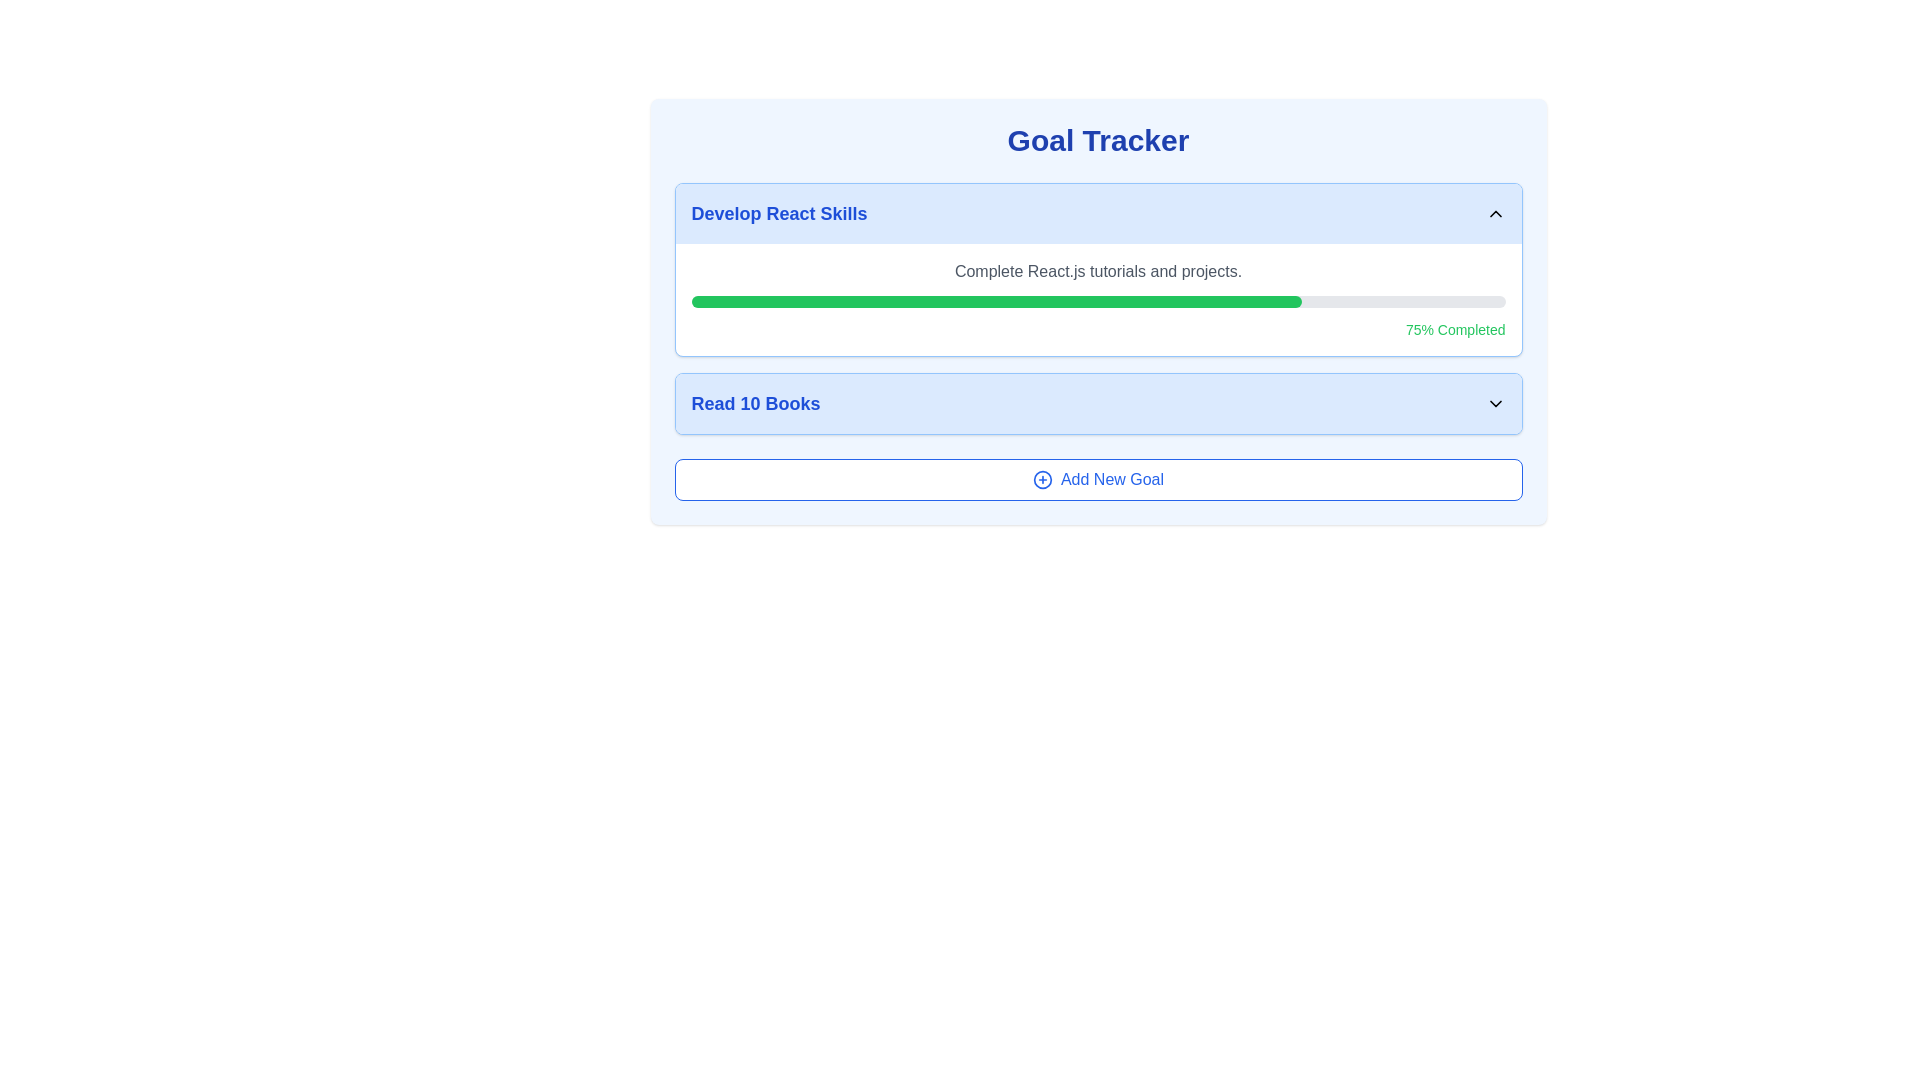 The width and height of the screenshot is (1920, 1080). What do you see at coordinates (1097, 301) in the screenshot?
I see `the progress bar that visually represents the progress of reaching 75% completion, located below the text 'Complete React.js tutorials and projects.' and above '75% Completed'` at bounding box center [1097, 301].